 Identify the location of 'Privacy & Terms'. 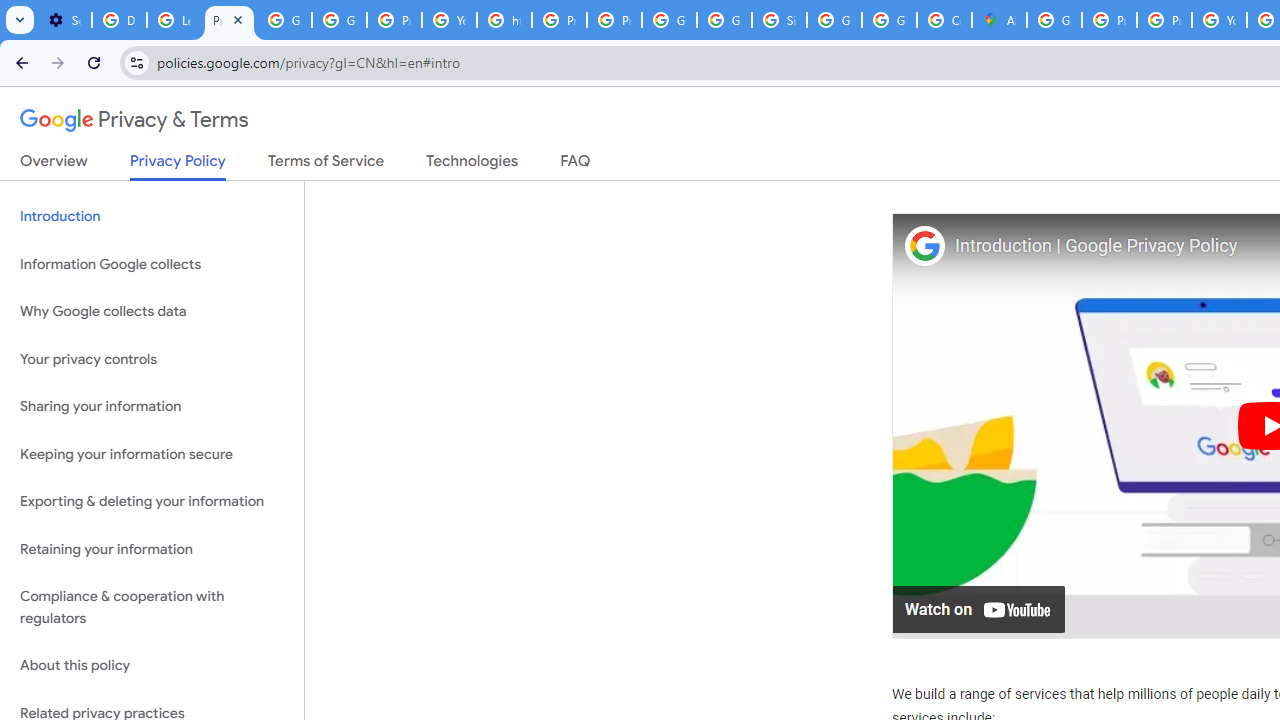
(134, 120).